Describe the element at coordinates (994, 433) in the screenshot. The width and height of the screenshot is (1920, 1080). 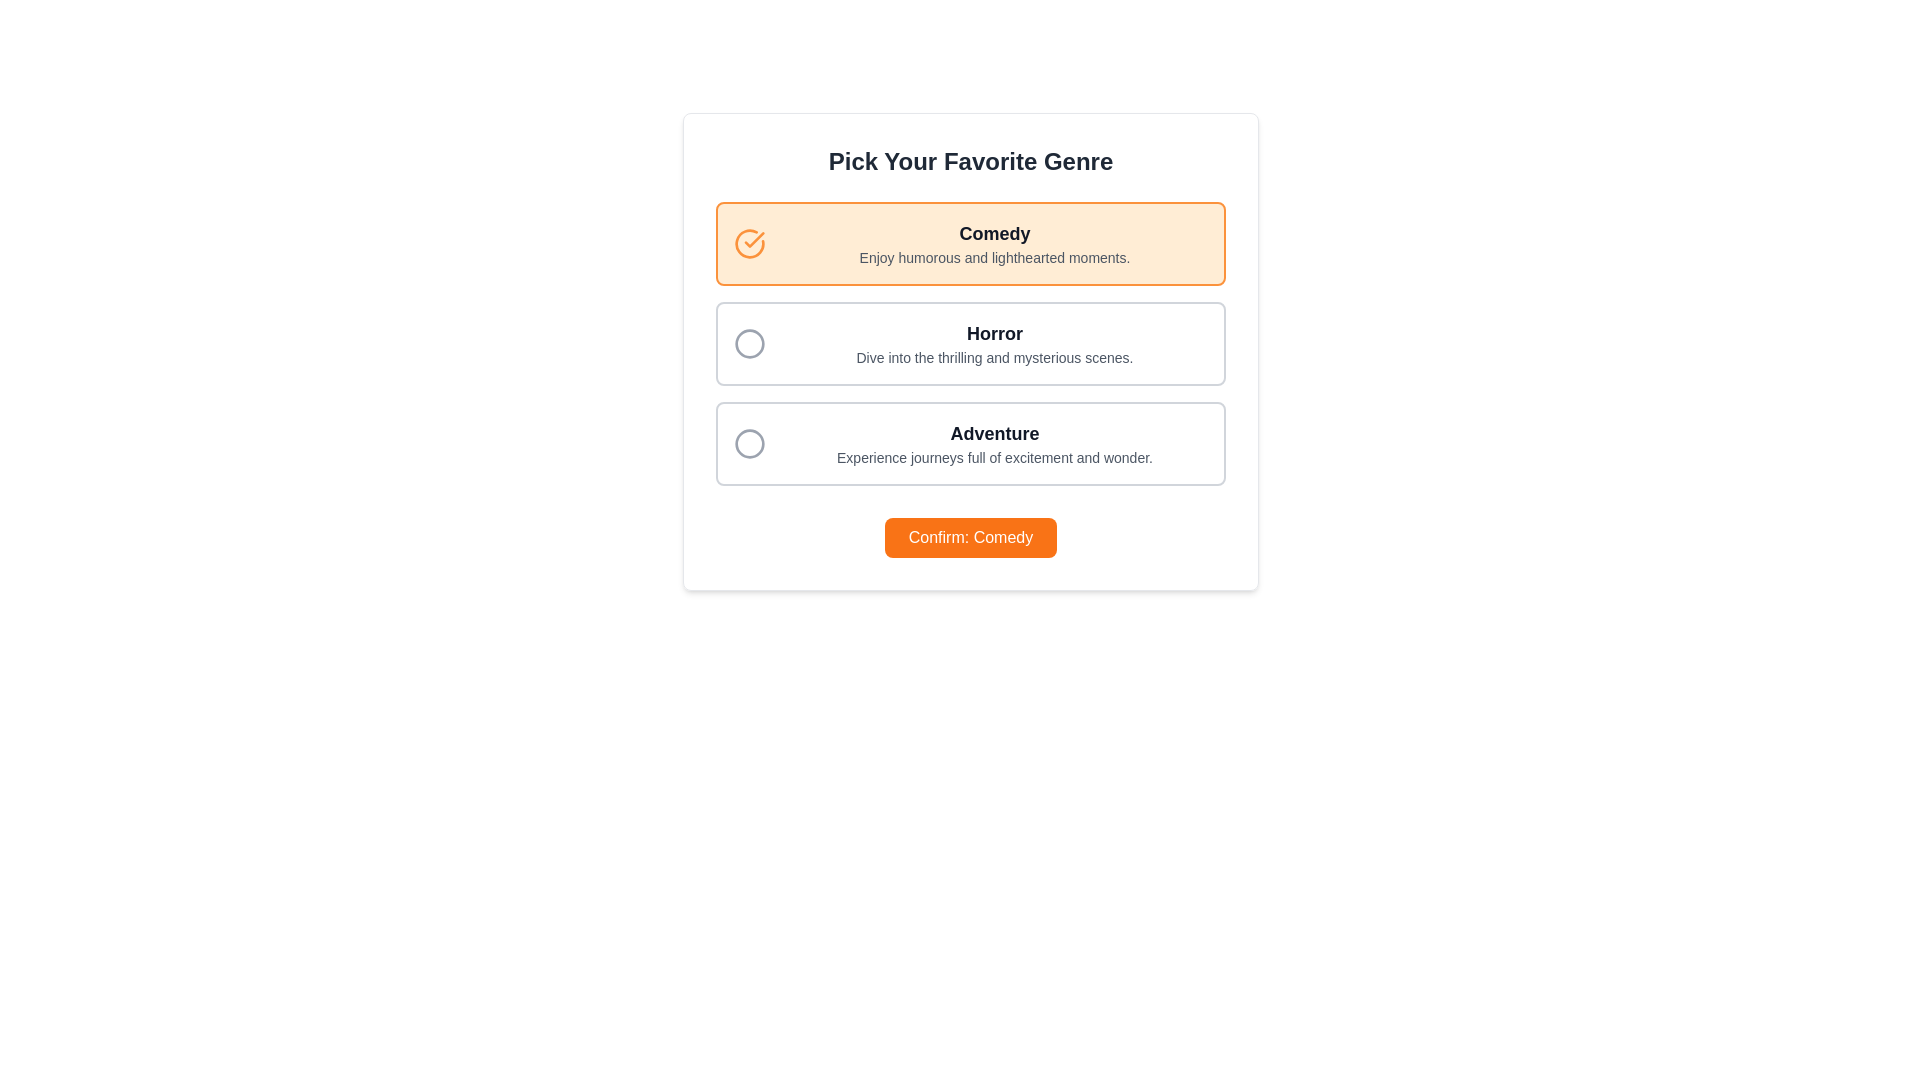
I see `the Text (Header) element that indicates the Adventure genre selection, located in the third genre selection card` at that location.